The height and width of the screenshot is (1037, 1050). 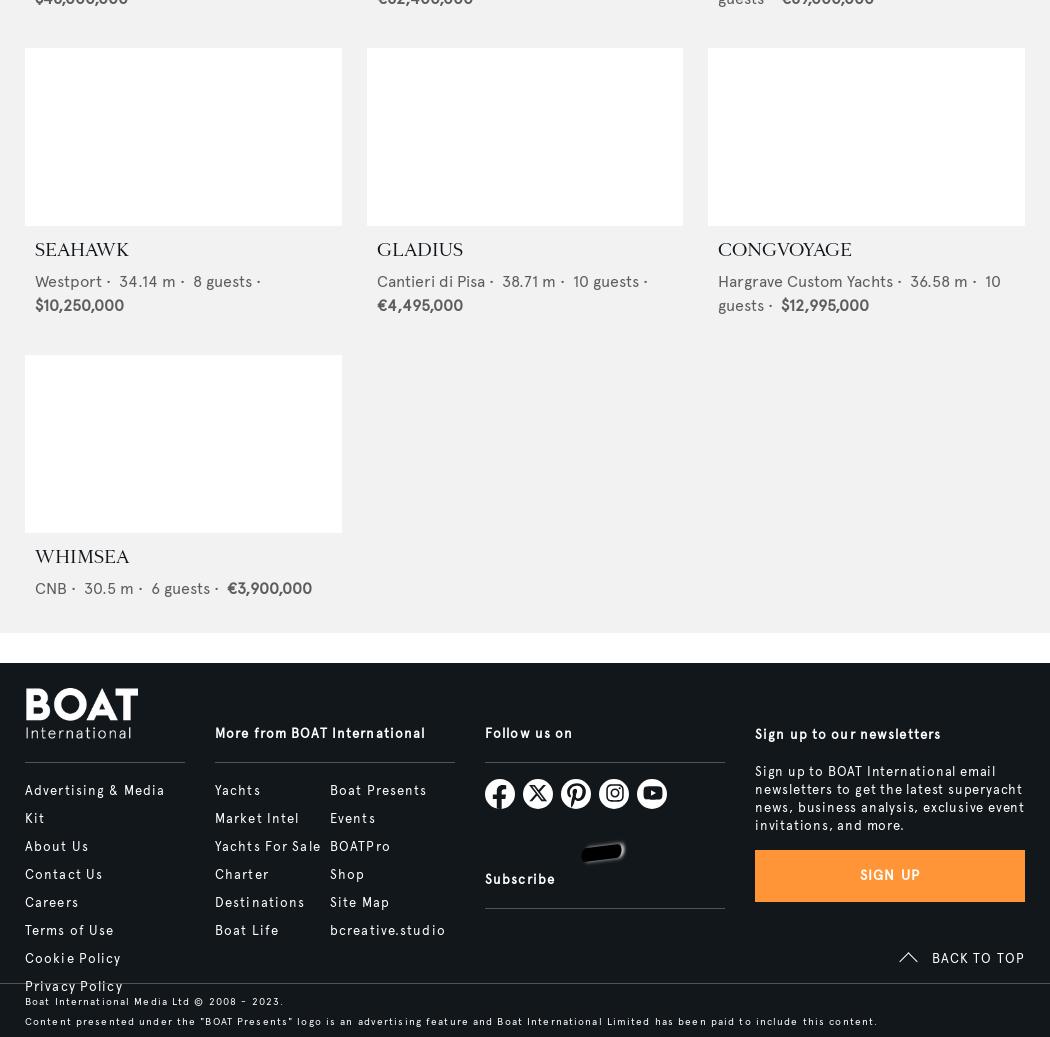 I want to click on 'Cookie Policy', so click(x=24, y=959).